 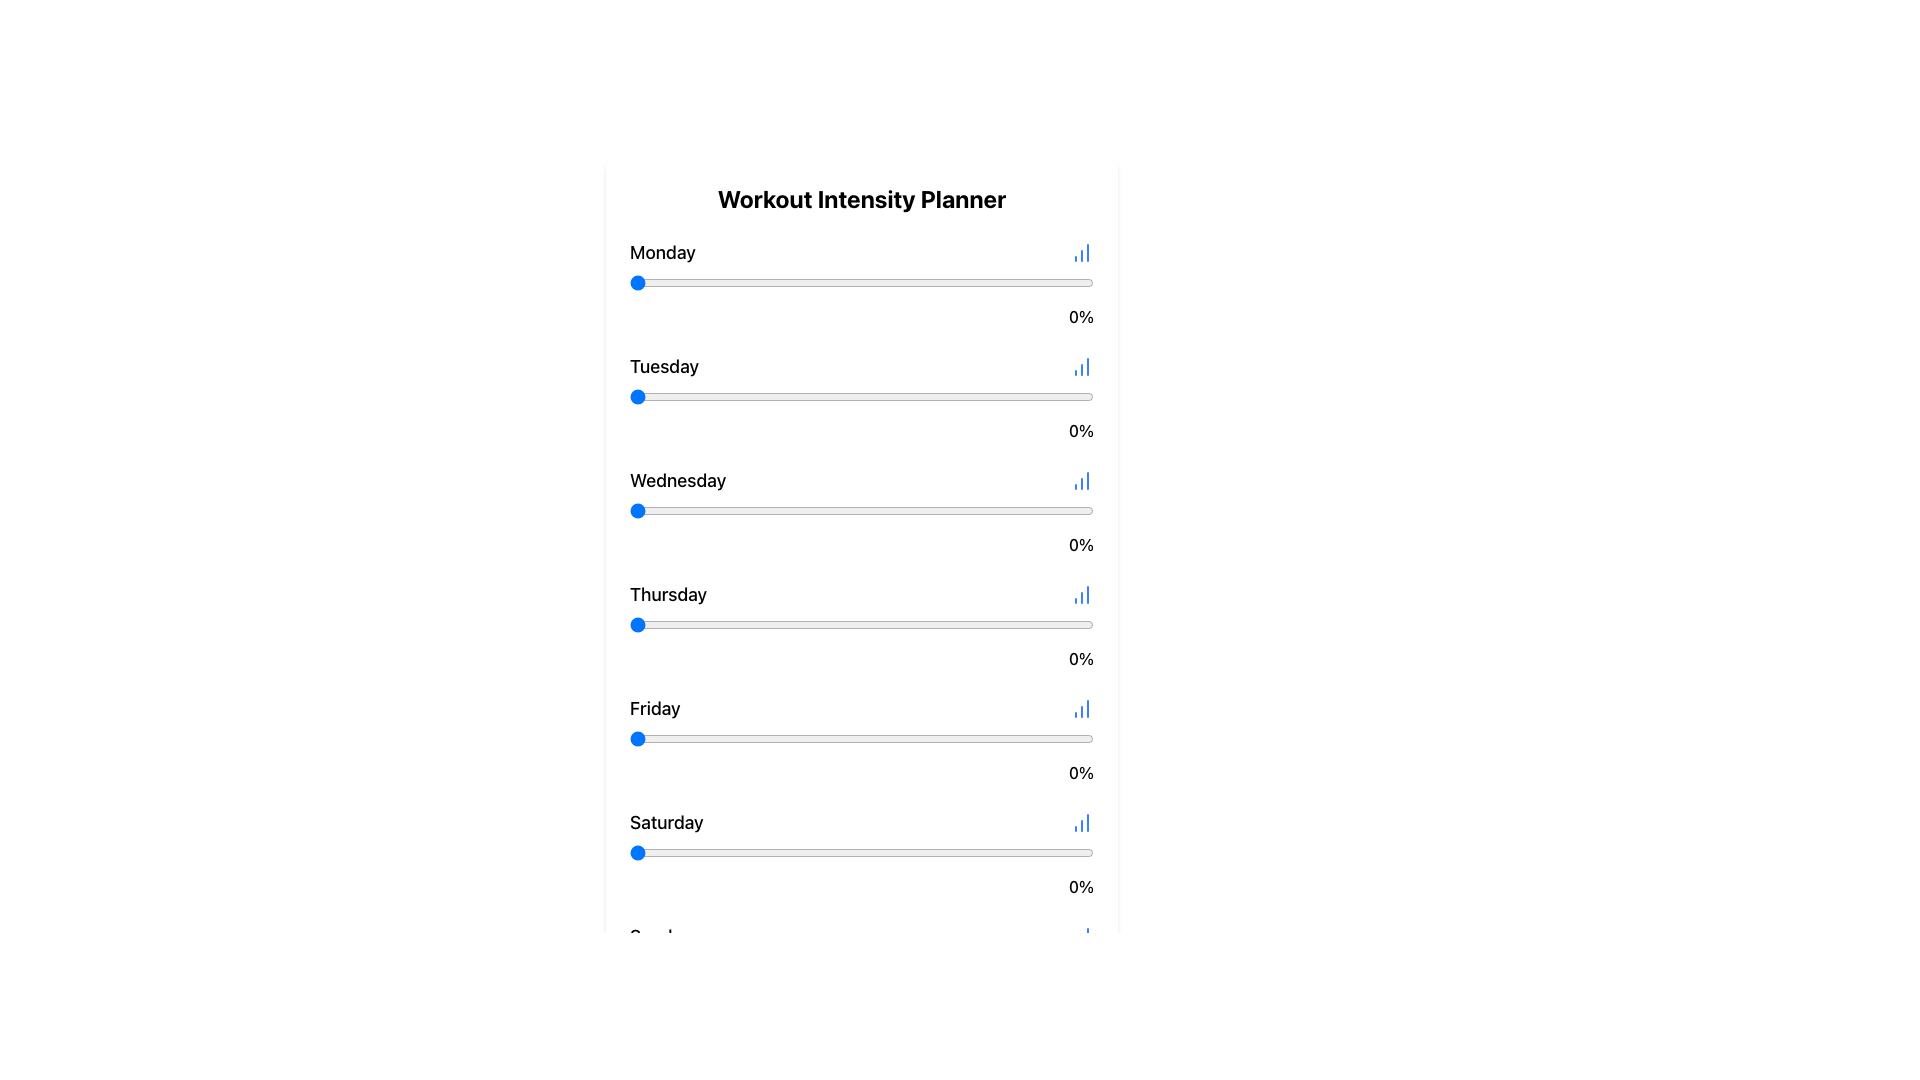 What do you see at coordinates (1080, 708) in the screenshot?
I see `the chart icon located to the far right side of the 'Friday' row, which is styled in blue and represents data with vertical bars` at bounding box center [1080, 708].